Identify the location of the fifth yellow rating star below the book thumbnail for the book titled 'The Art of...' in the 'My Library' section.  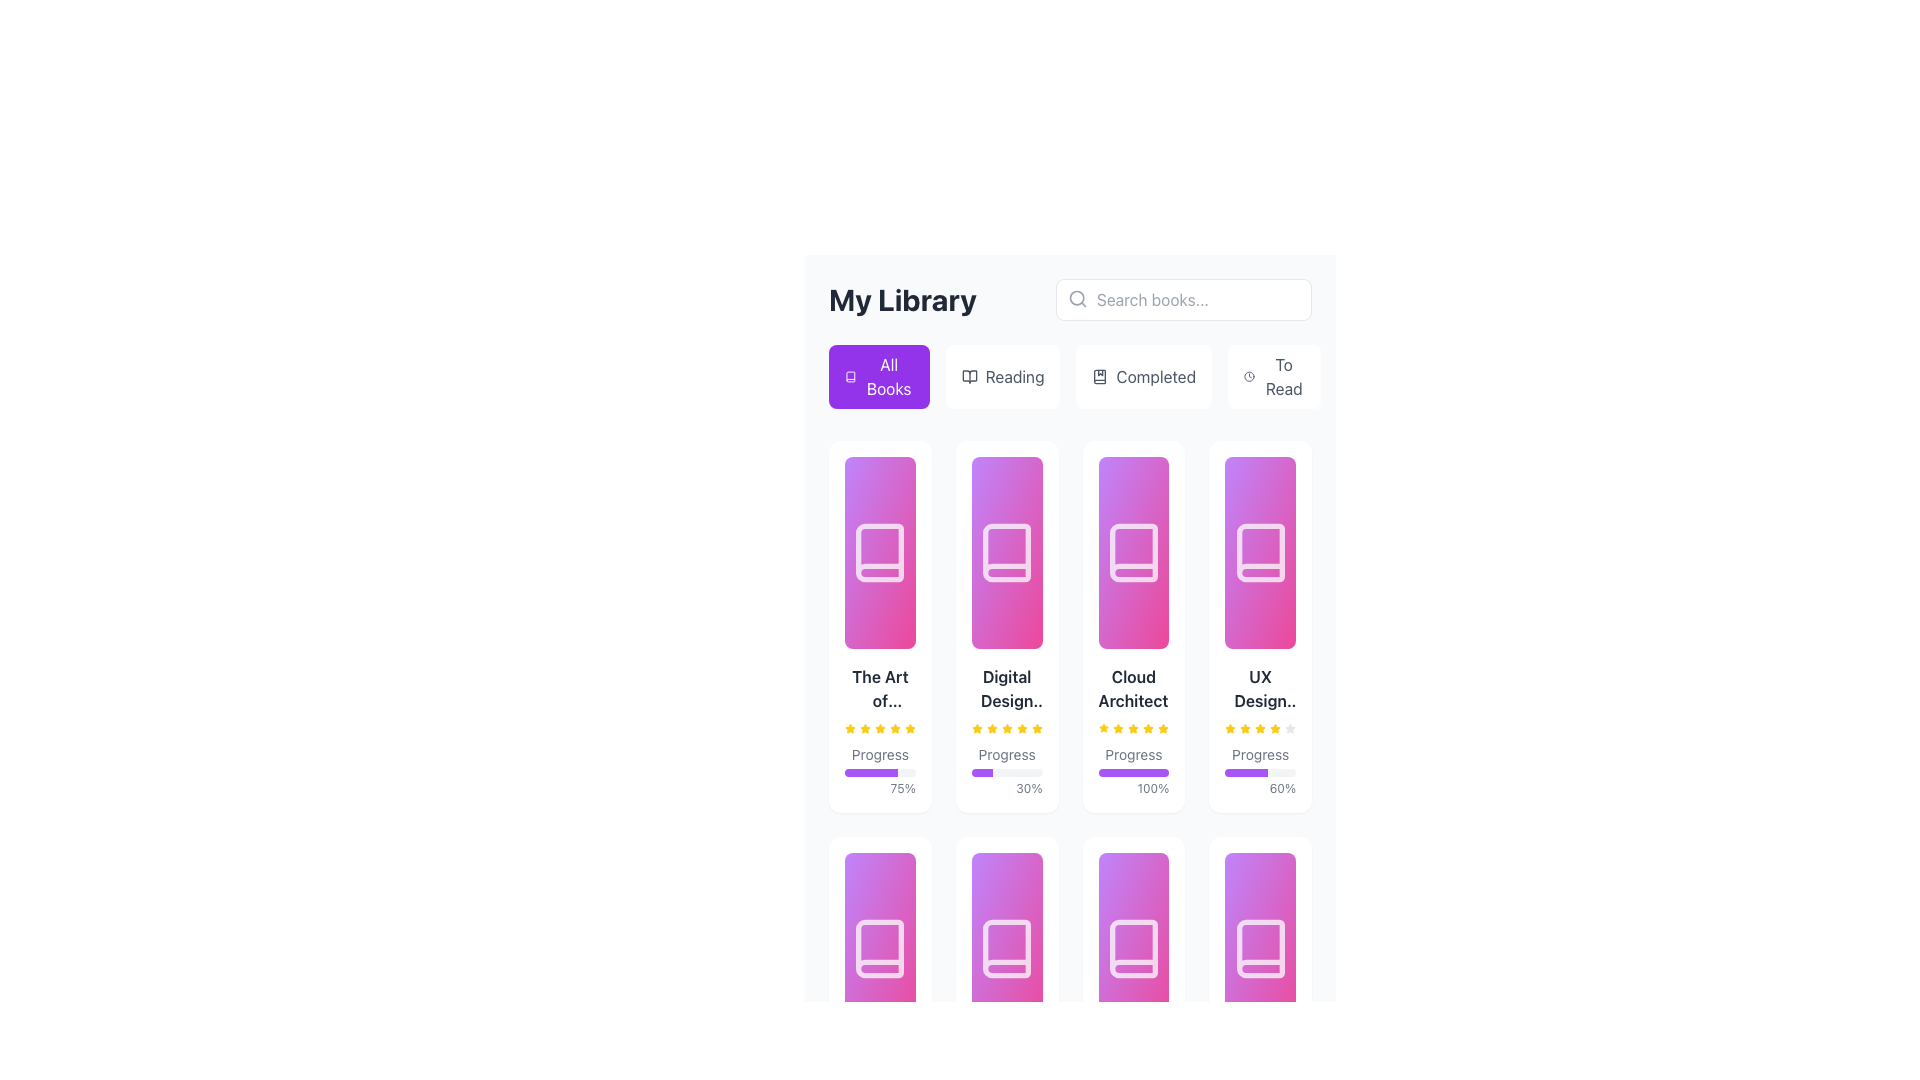
(894, 728).